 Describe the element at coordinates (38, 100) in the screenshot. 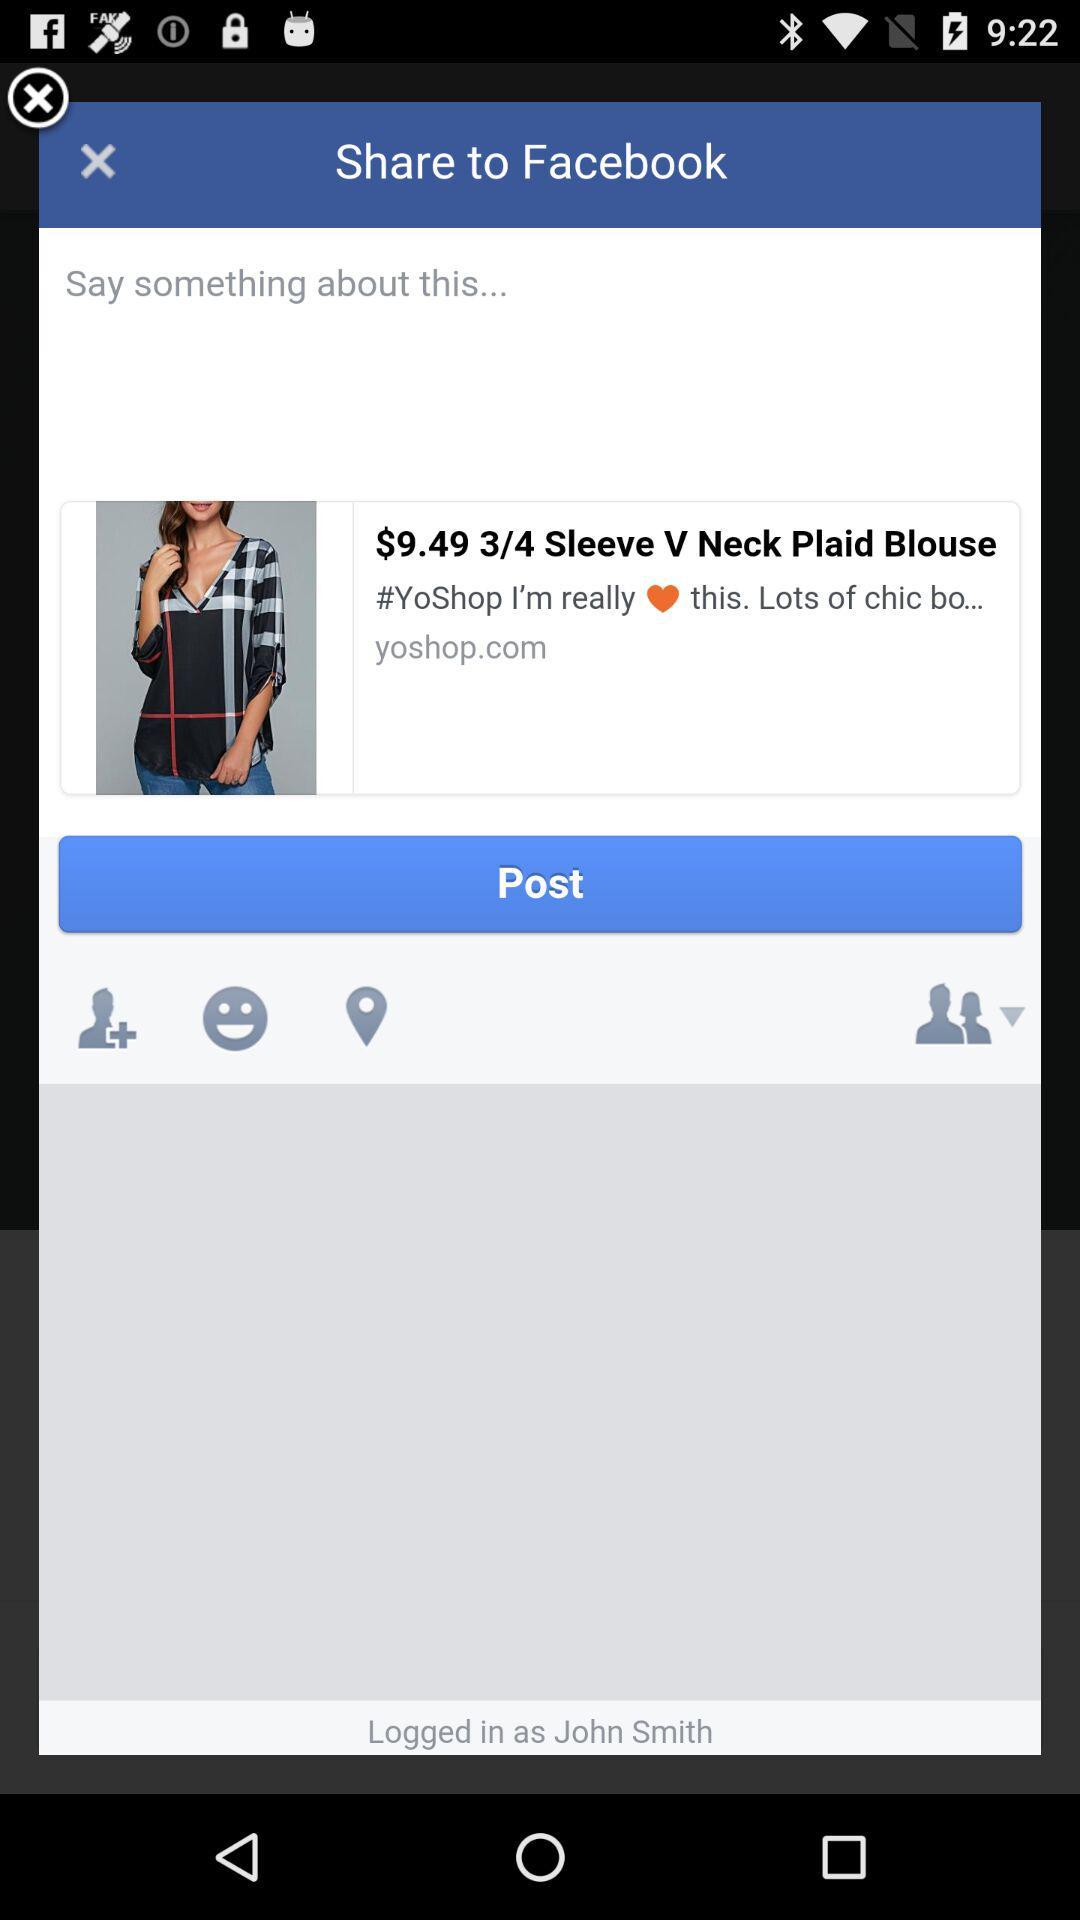

I see `the app` at that location.